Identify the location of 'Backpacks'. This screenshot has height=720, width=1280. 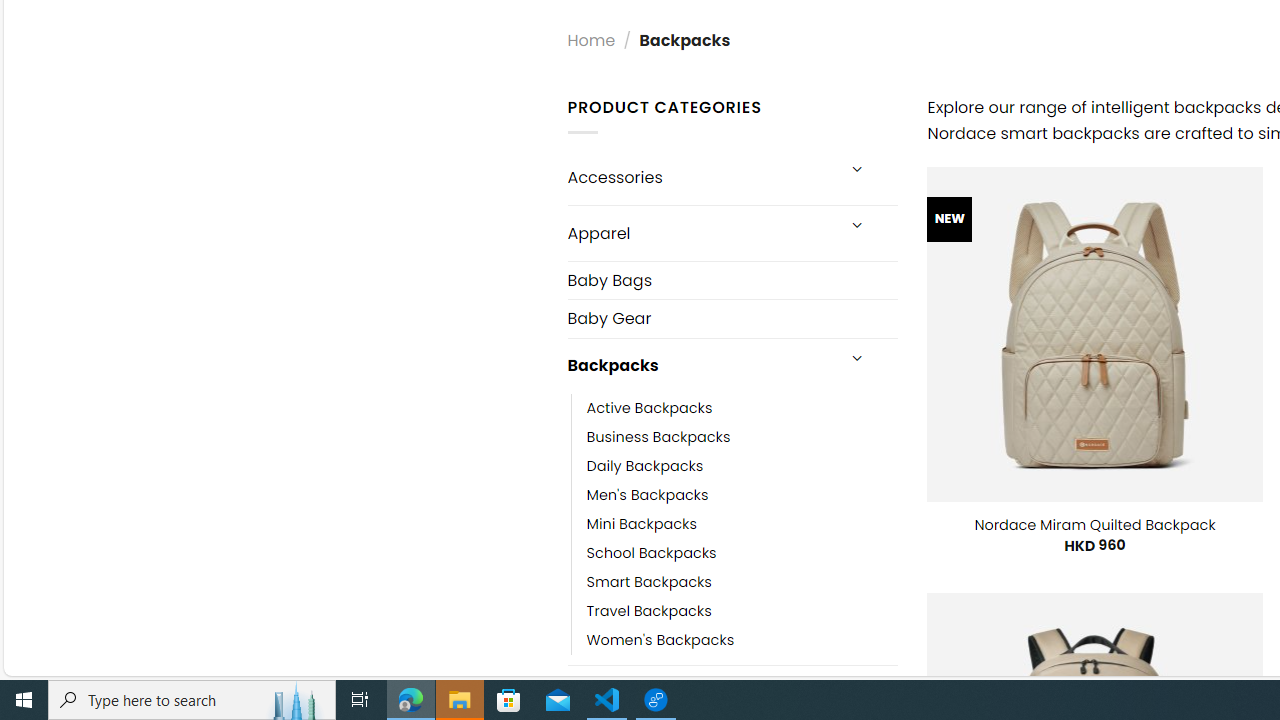
(700, 366).